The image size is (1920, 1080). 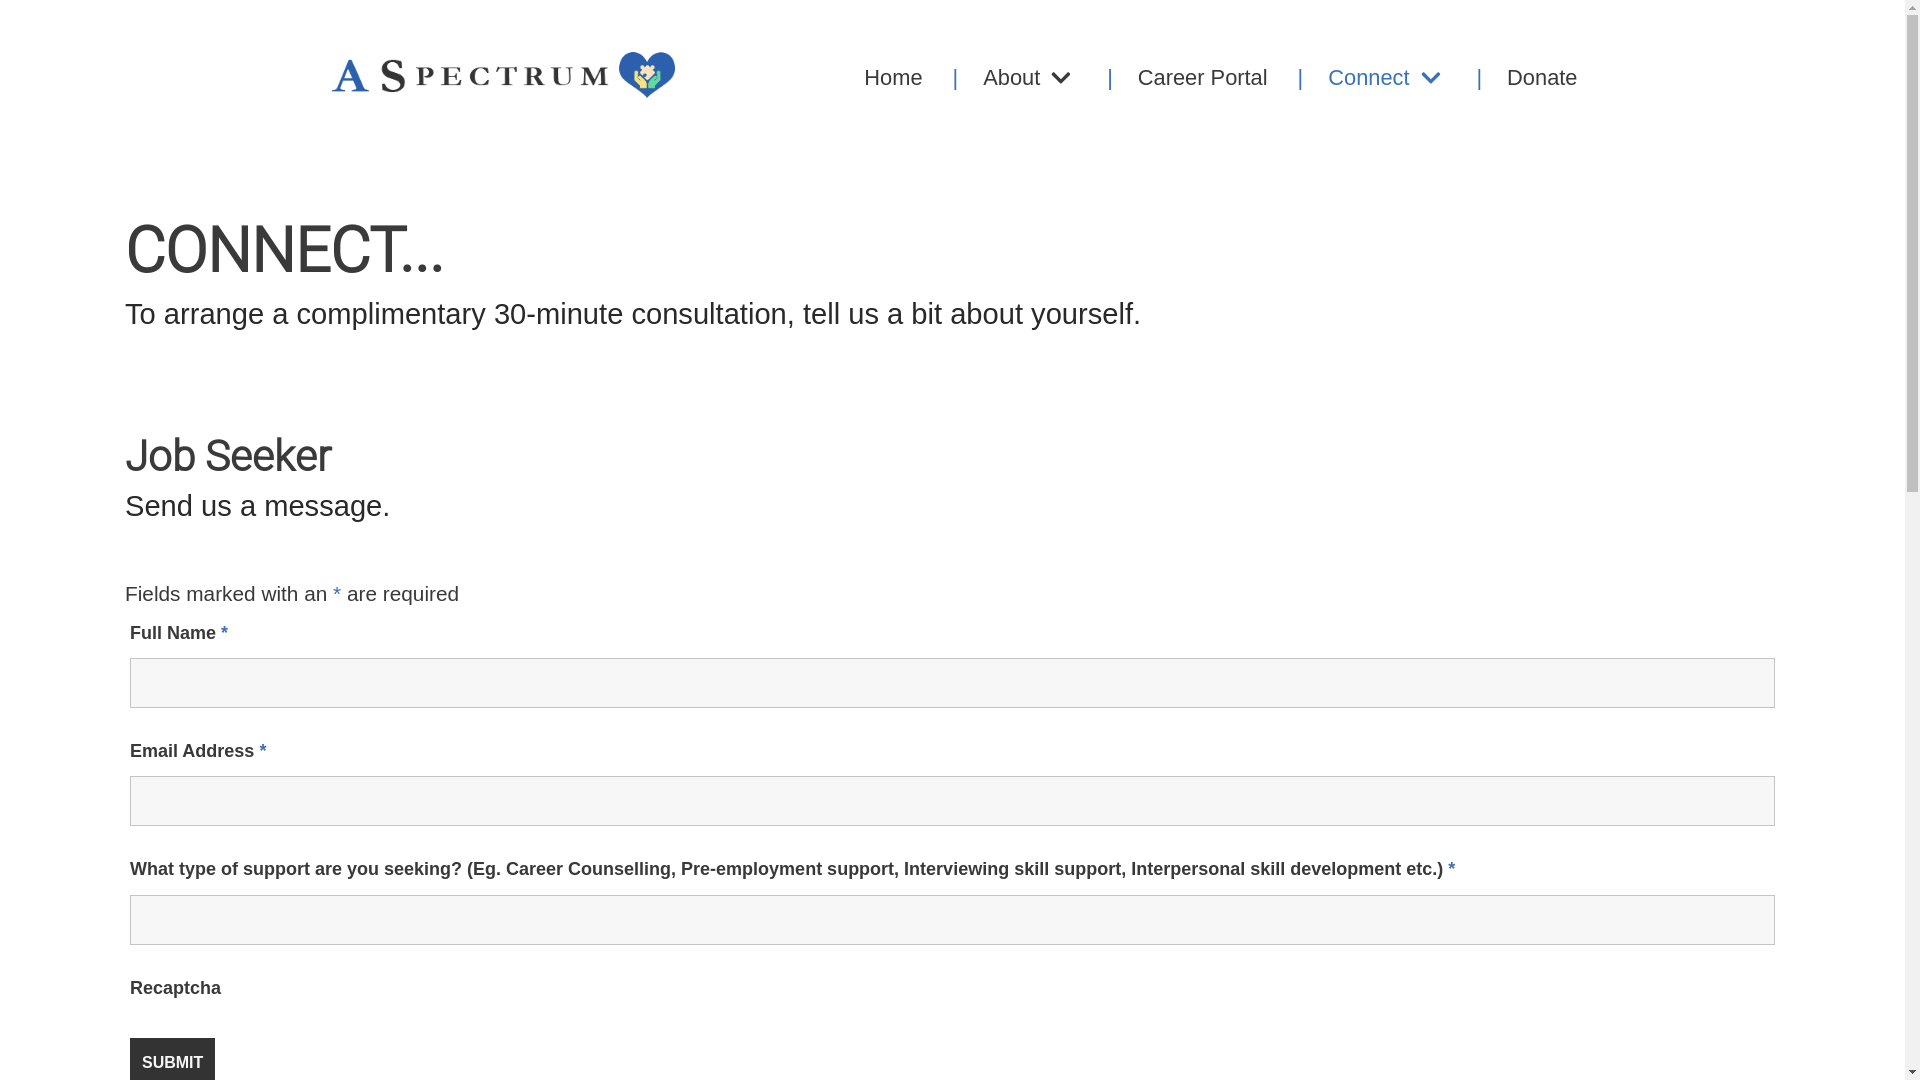 What do you see at coordinates (1513, 76) in the screenshot?
I see `'Donate'` at bounding box center [1513, 76].